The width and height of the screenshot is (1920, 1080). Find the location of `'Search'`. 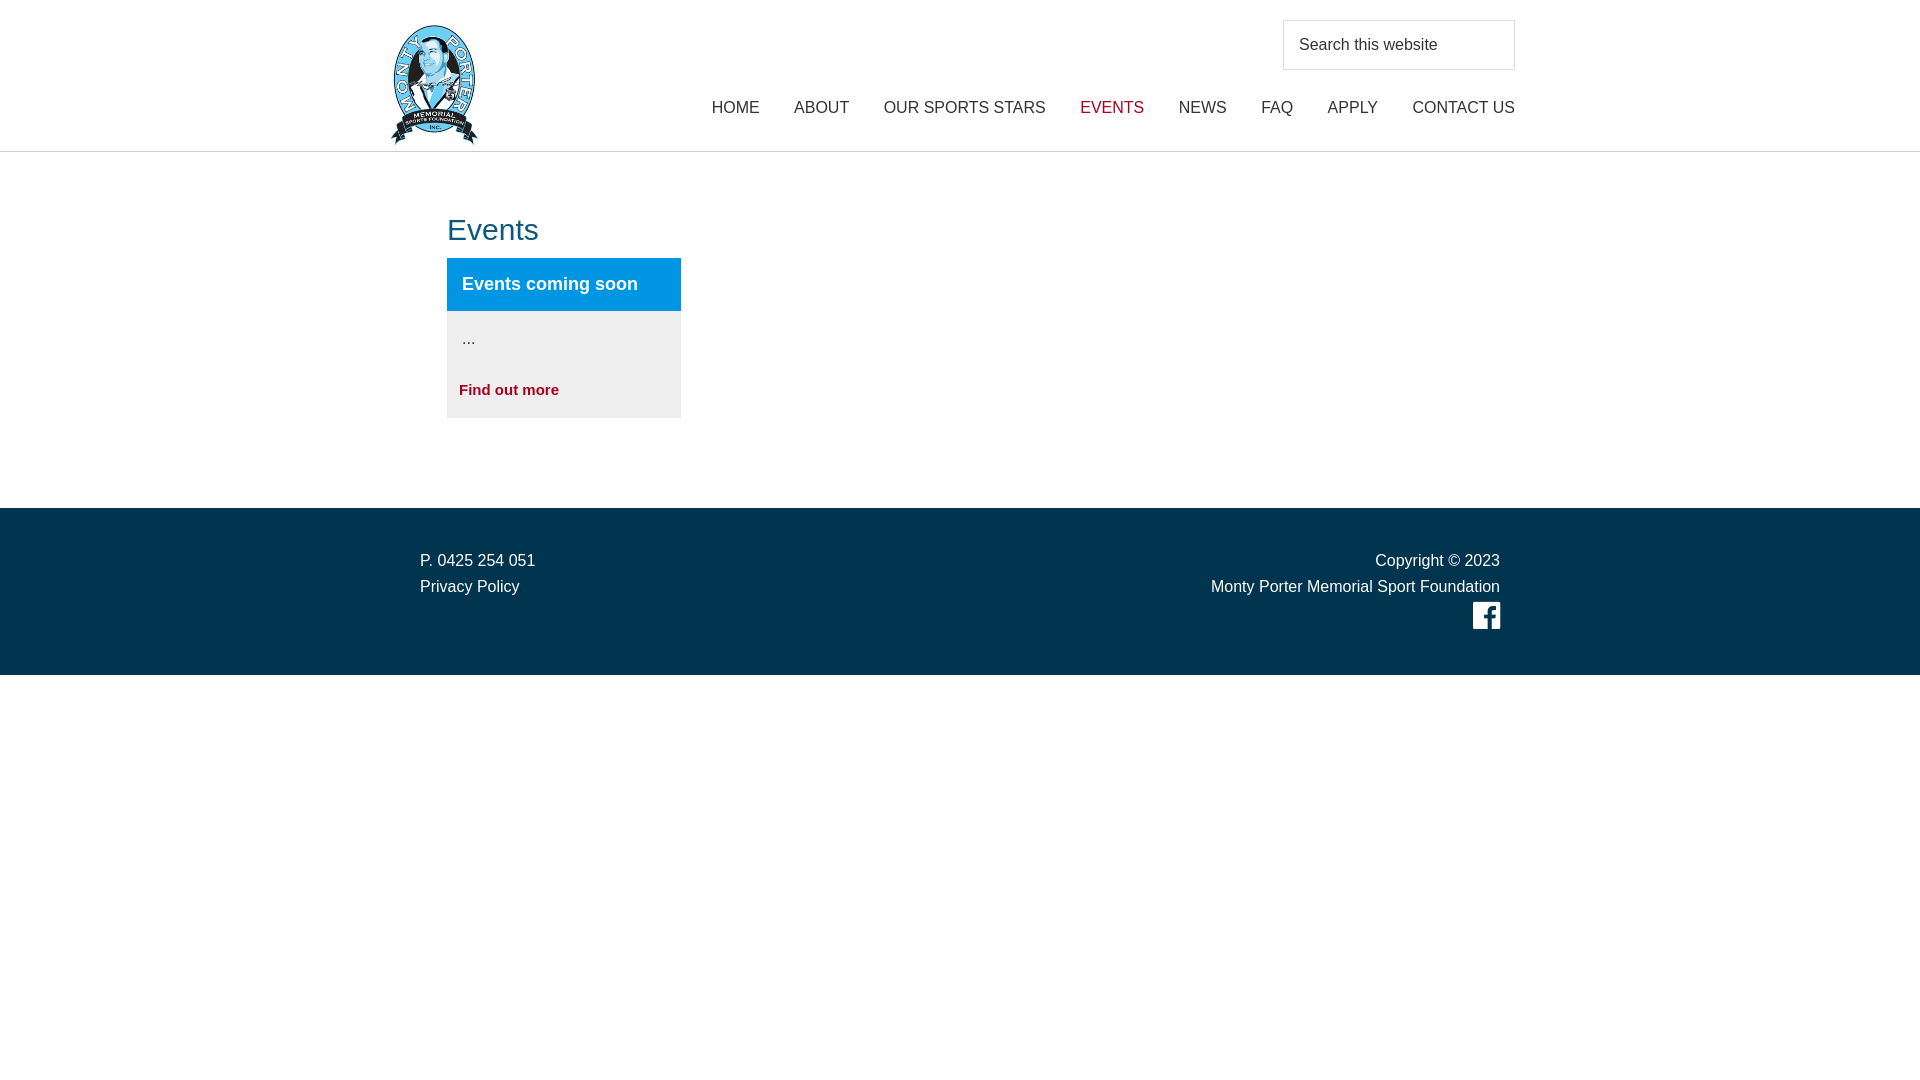

'Search' is located at coordinates (1514, 19).